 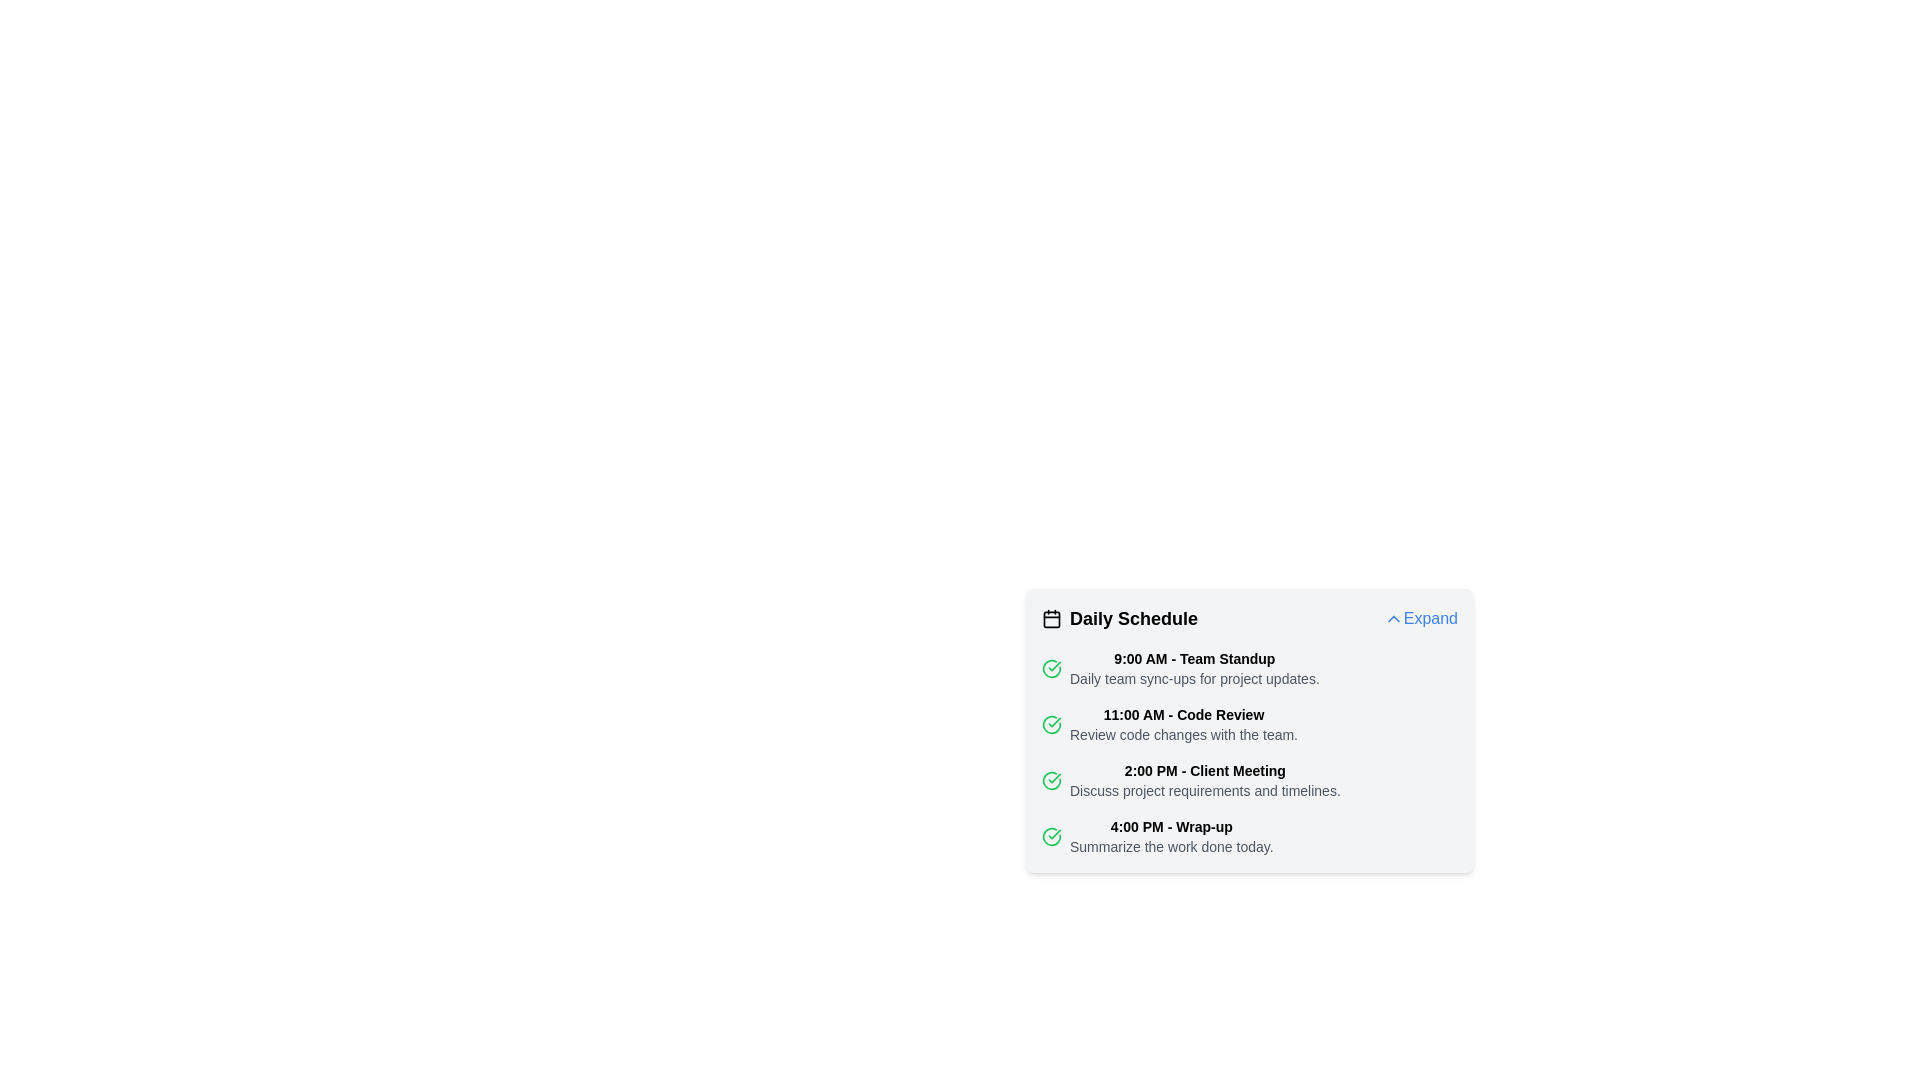 What do you see at coordinates (1050, 617) in the screenshot?
I see `the small rectangular shape with rounded corners that is part of the calendar icon in the 'Daily Schedule' section, located in the top-left corner of the interface` at bounding box center [1050, 617].